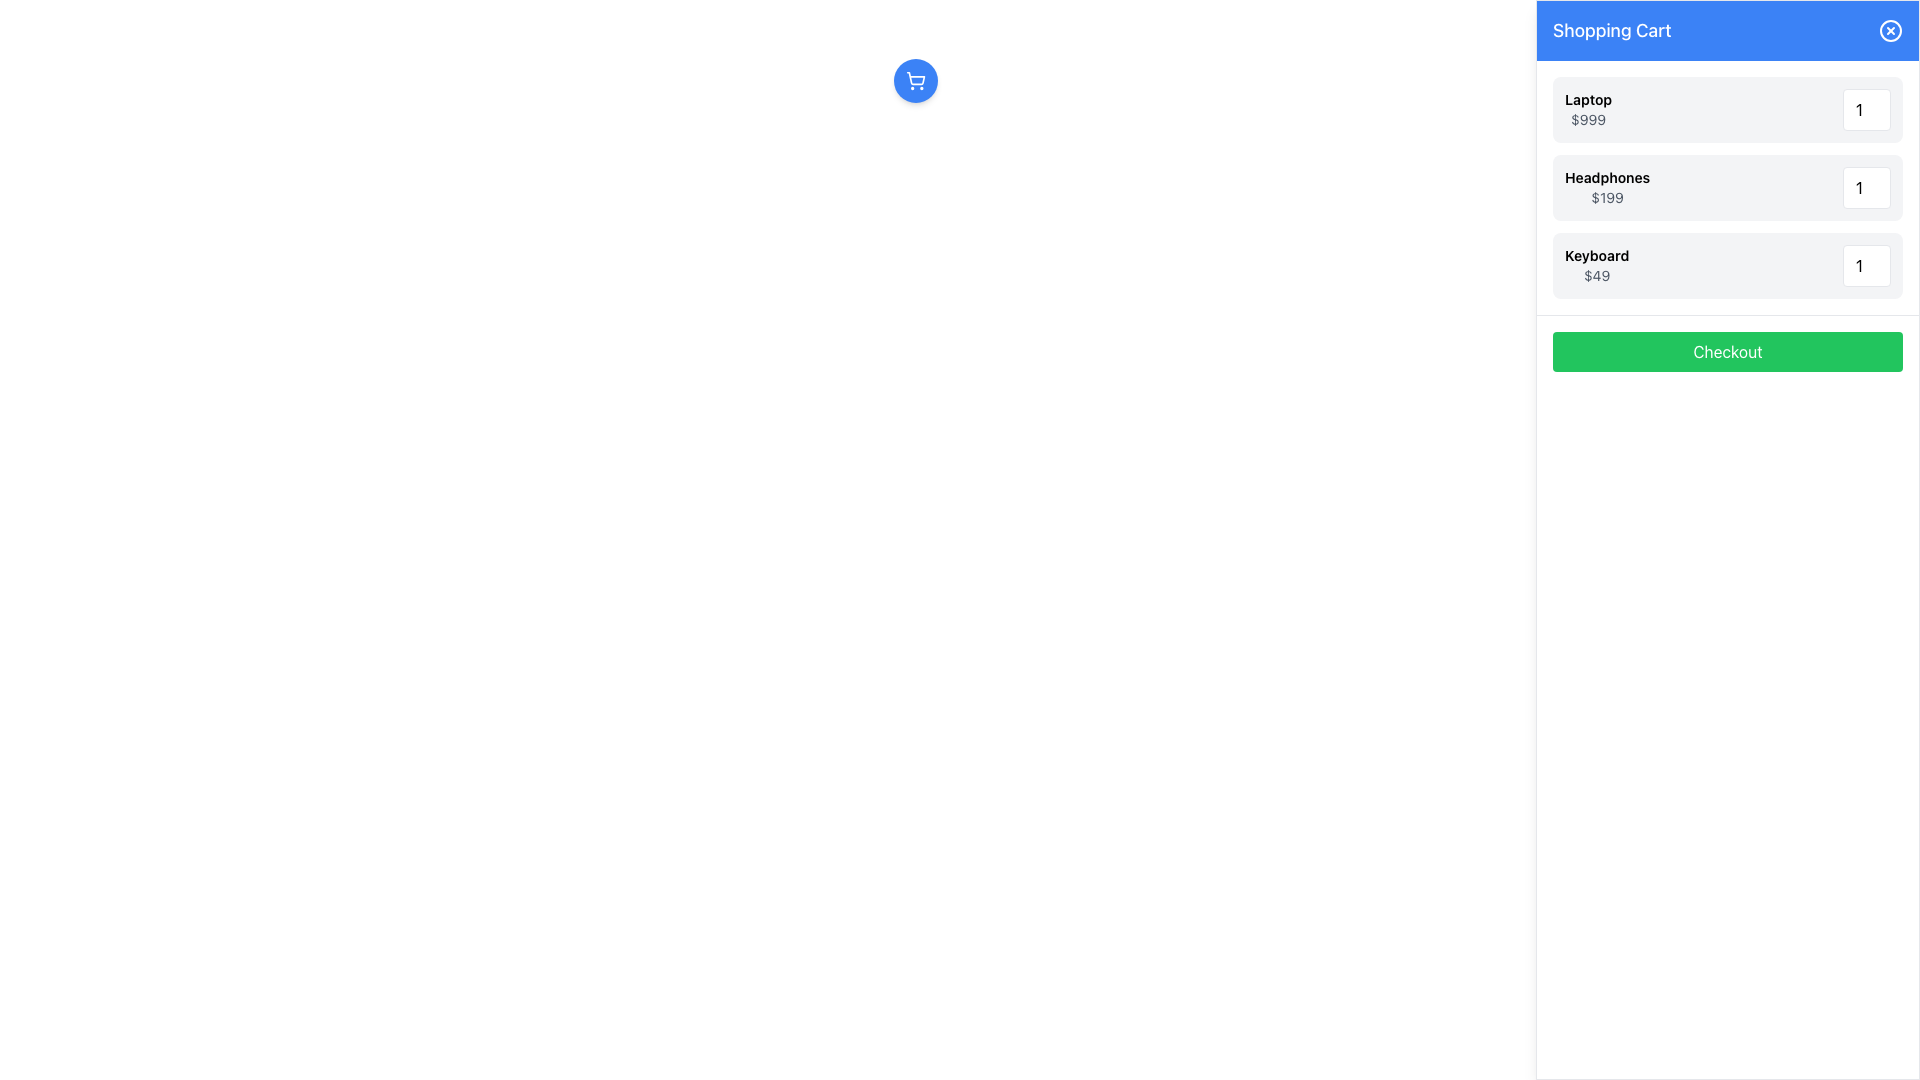 This screenshot has height=1080, width=1920. Describe the element at coordinates (1596, 276) in the screenshot. I see `the price text of the 'Keyboard' item in the shopping cart, which is located beneath the label 'Keyboard' and aligned next to the quantity selector` at that location.